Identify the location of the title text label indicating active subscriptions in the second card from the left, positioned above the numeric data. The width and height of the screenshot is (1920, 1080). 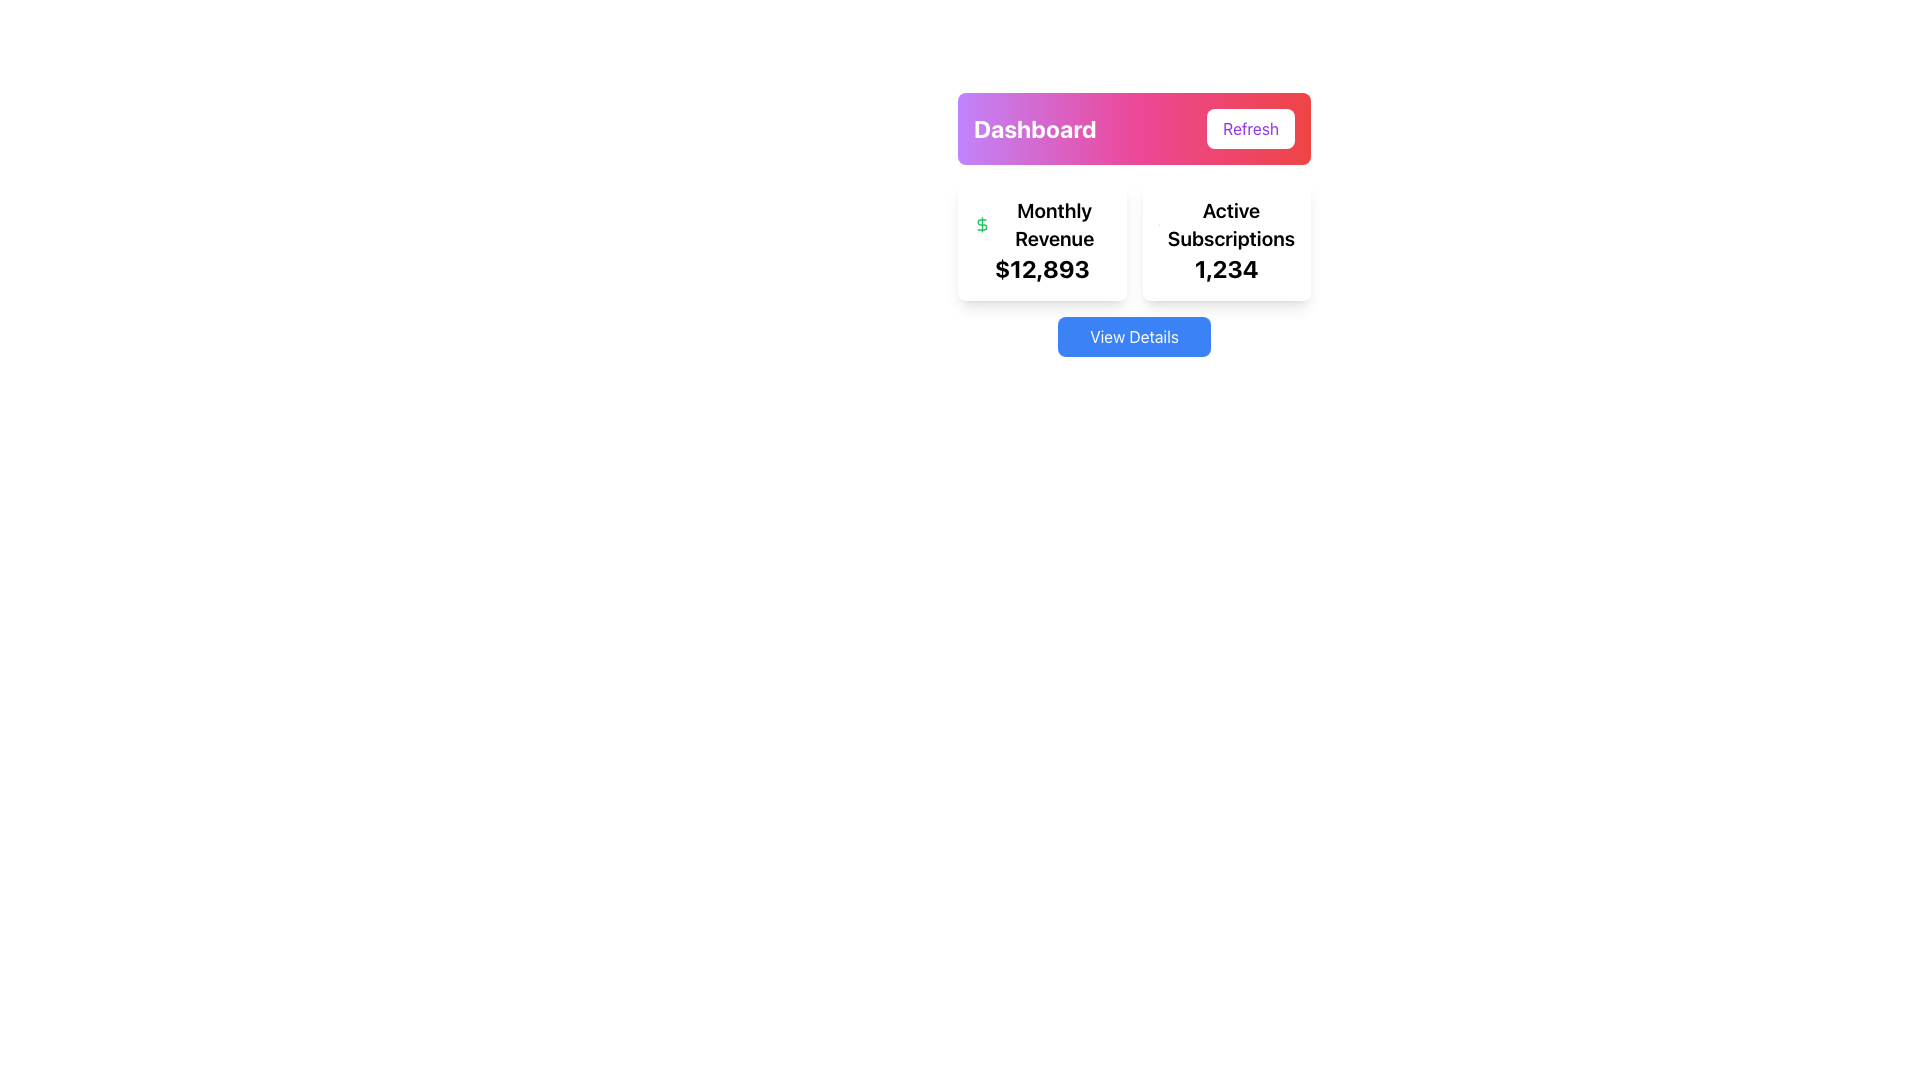
(1230, 224).